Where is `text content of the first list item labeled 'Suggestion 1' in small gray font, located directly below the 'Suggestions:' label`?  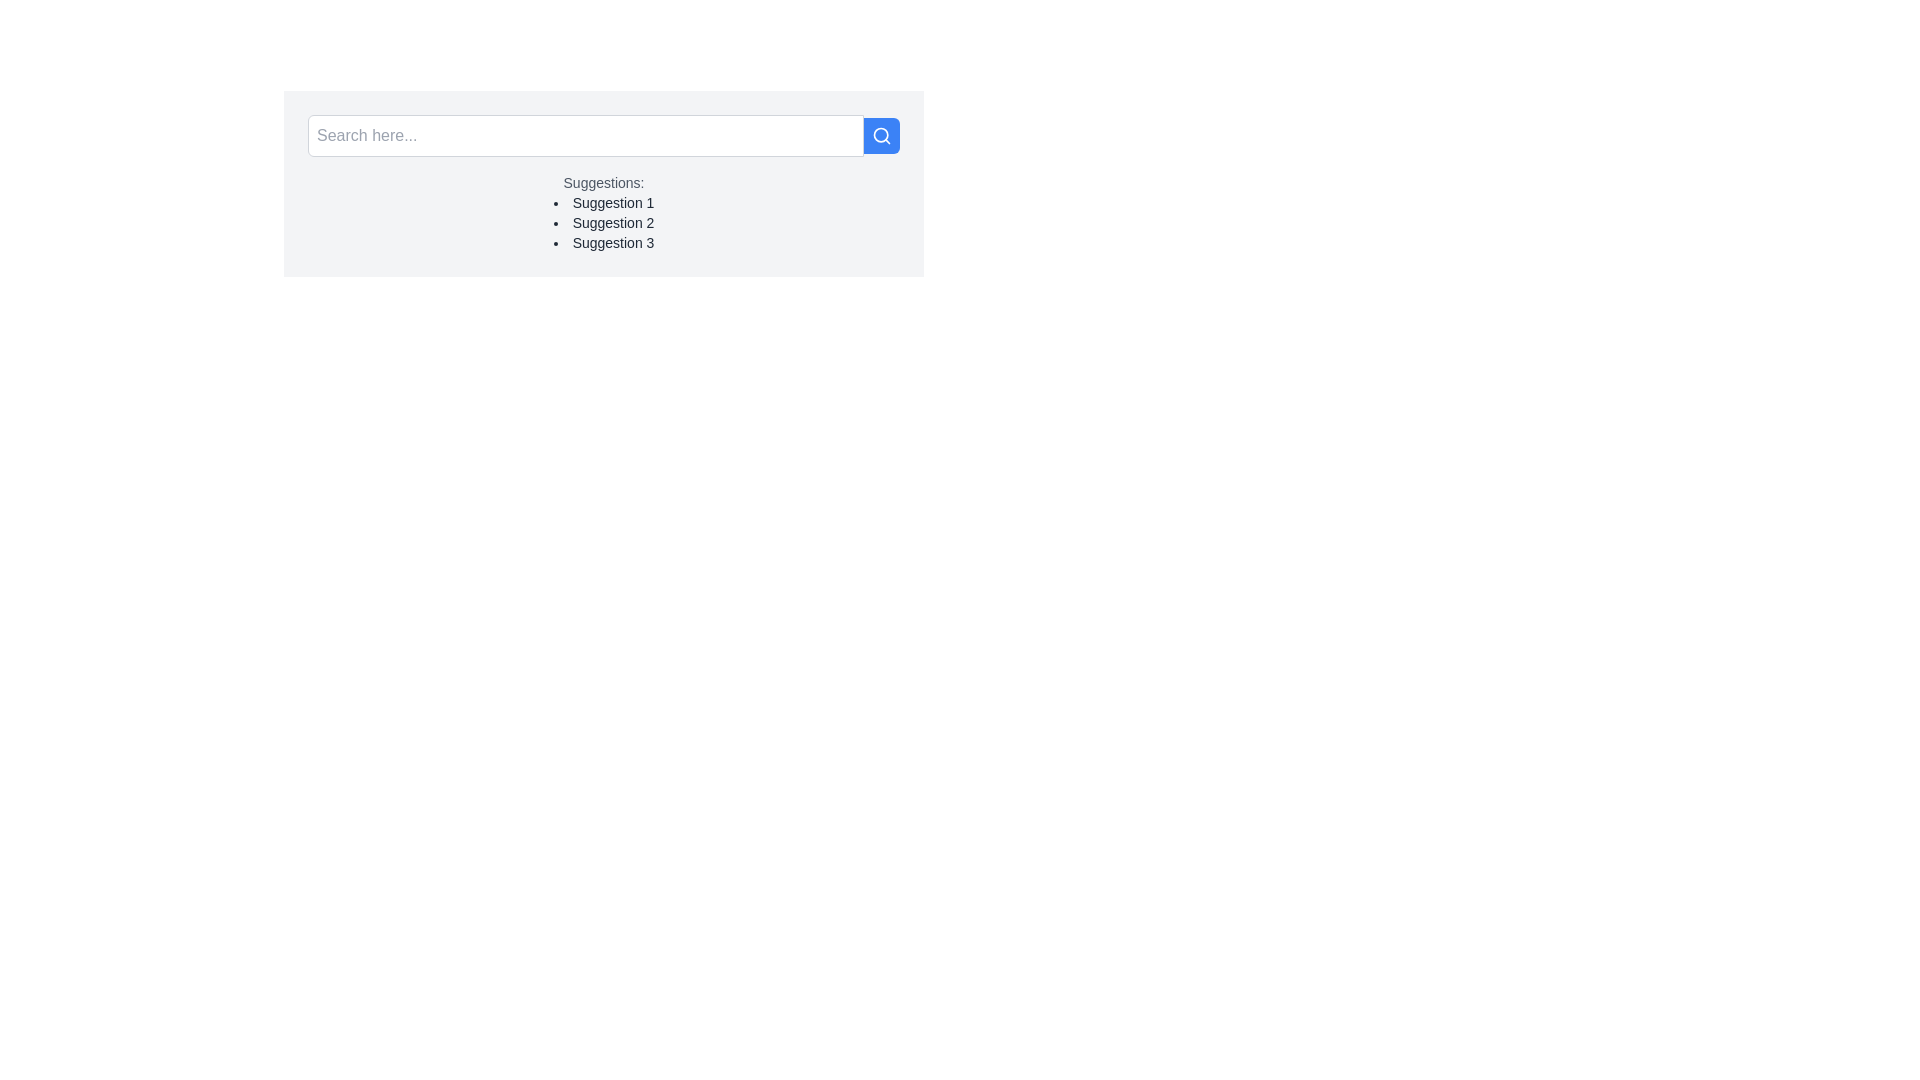 text content of the first list item labeled 'Suggestion 1' in small gray font, located directly below the 'Suggestions:' label is located at coordinates (603, 203).